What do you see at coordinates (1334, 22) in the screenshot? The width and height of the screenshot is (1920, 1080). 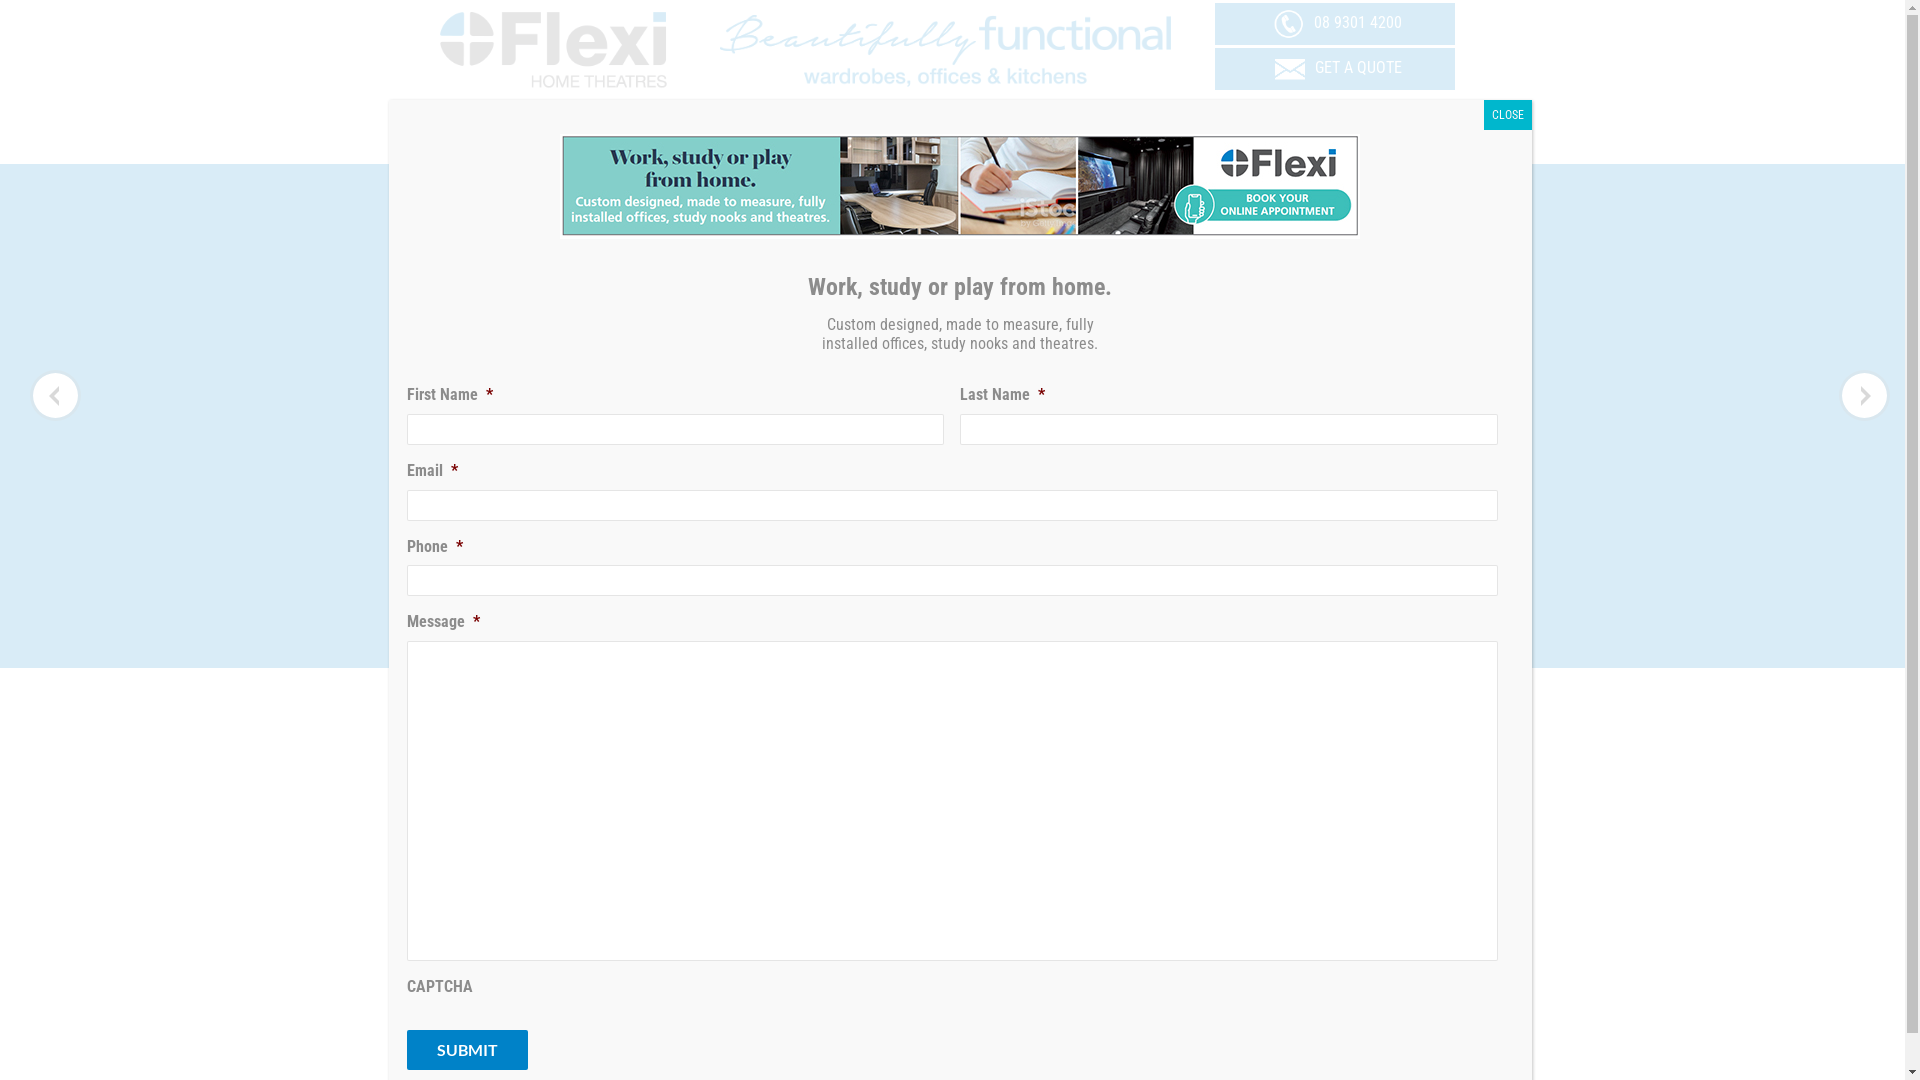 I see `'08 9301 4200'` at bounding box center [1334, 22].